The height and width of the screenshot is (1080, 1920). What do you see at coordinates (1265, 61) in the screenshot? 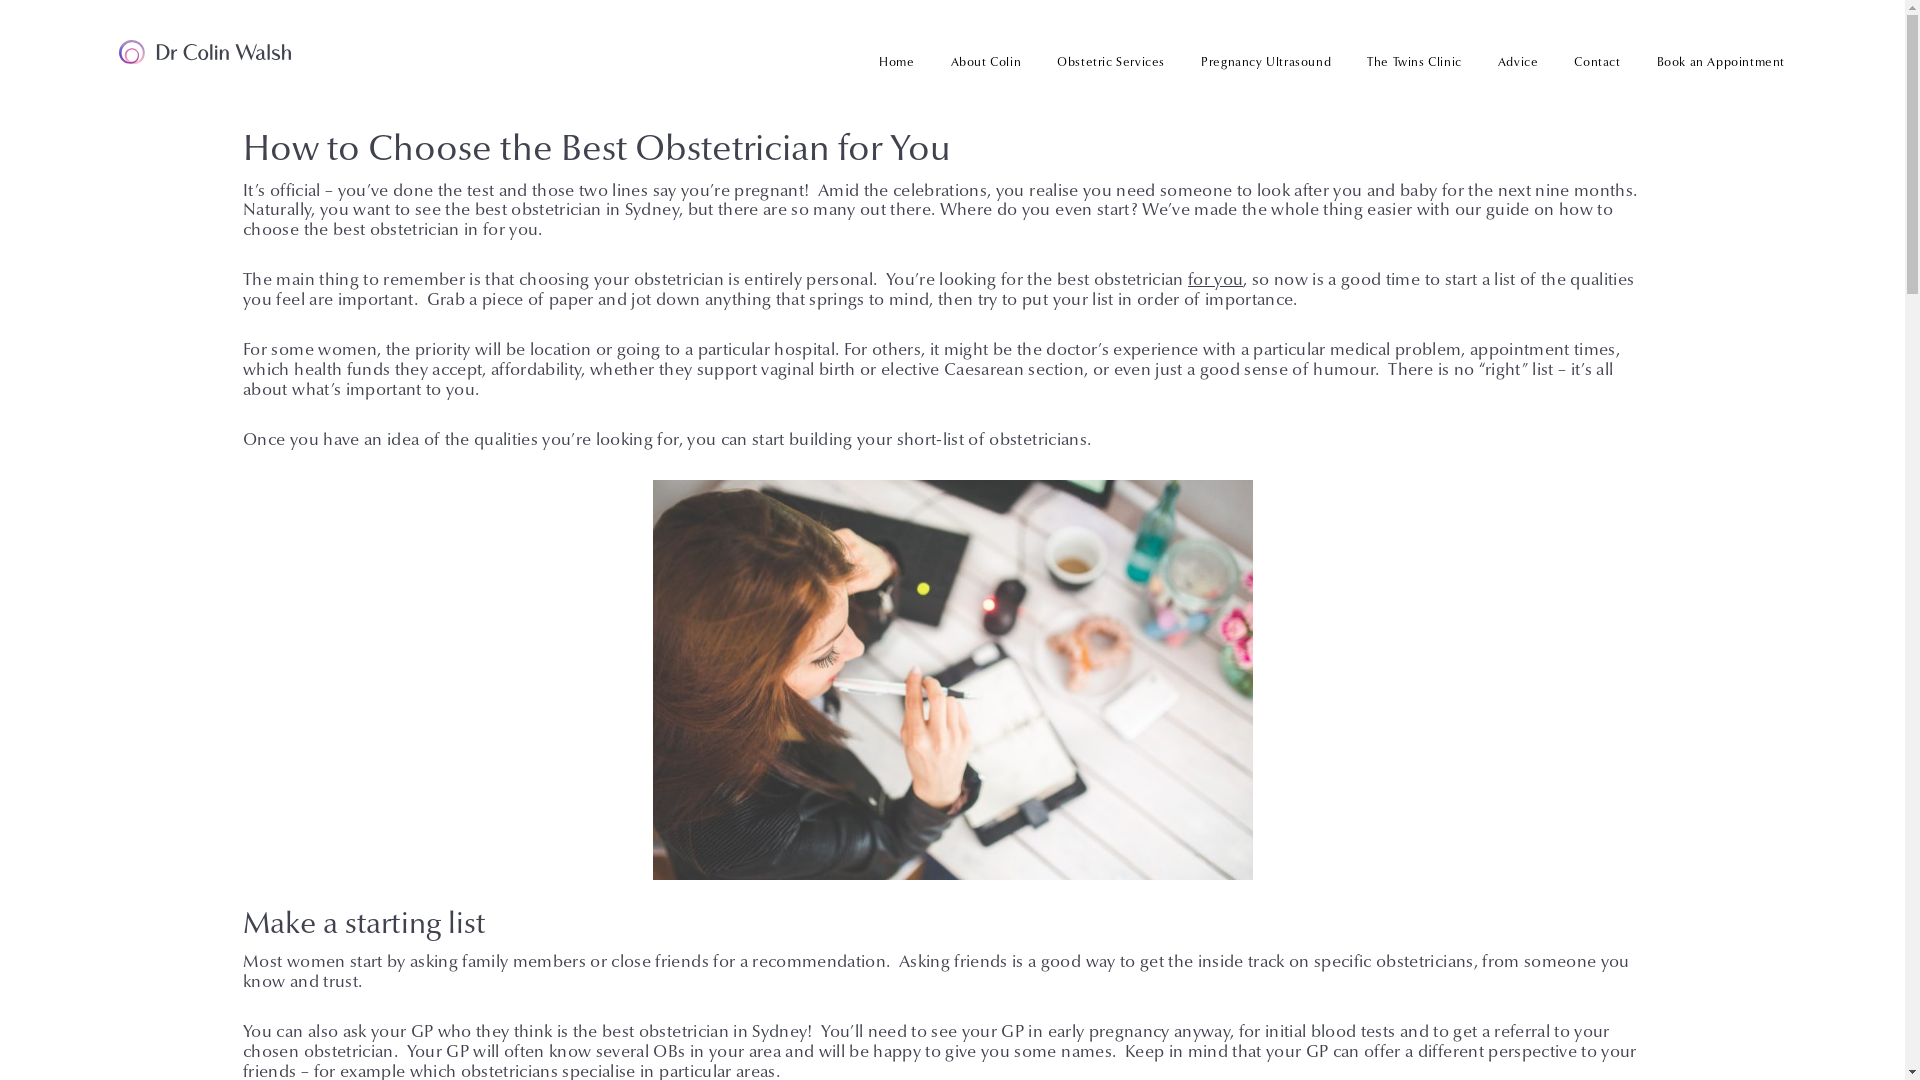
I see `'Pregnancy Ultrasound'` at bounding box center [1265, 61].